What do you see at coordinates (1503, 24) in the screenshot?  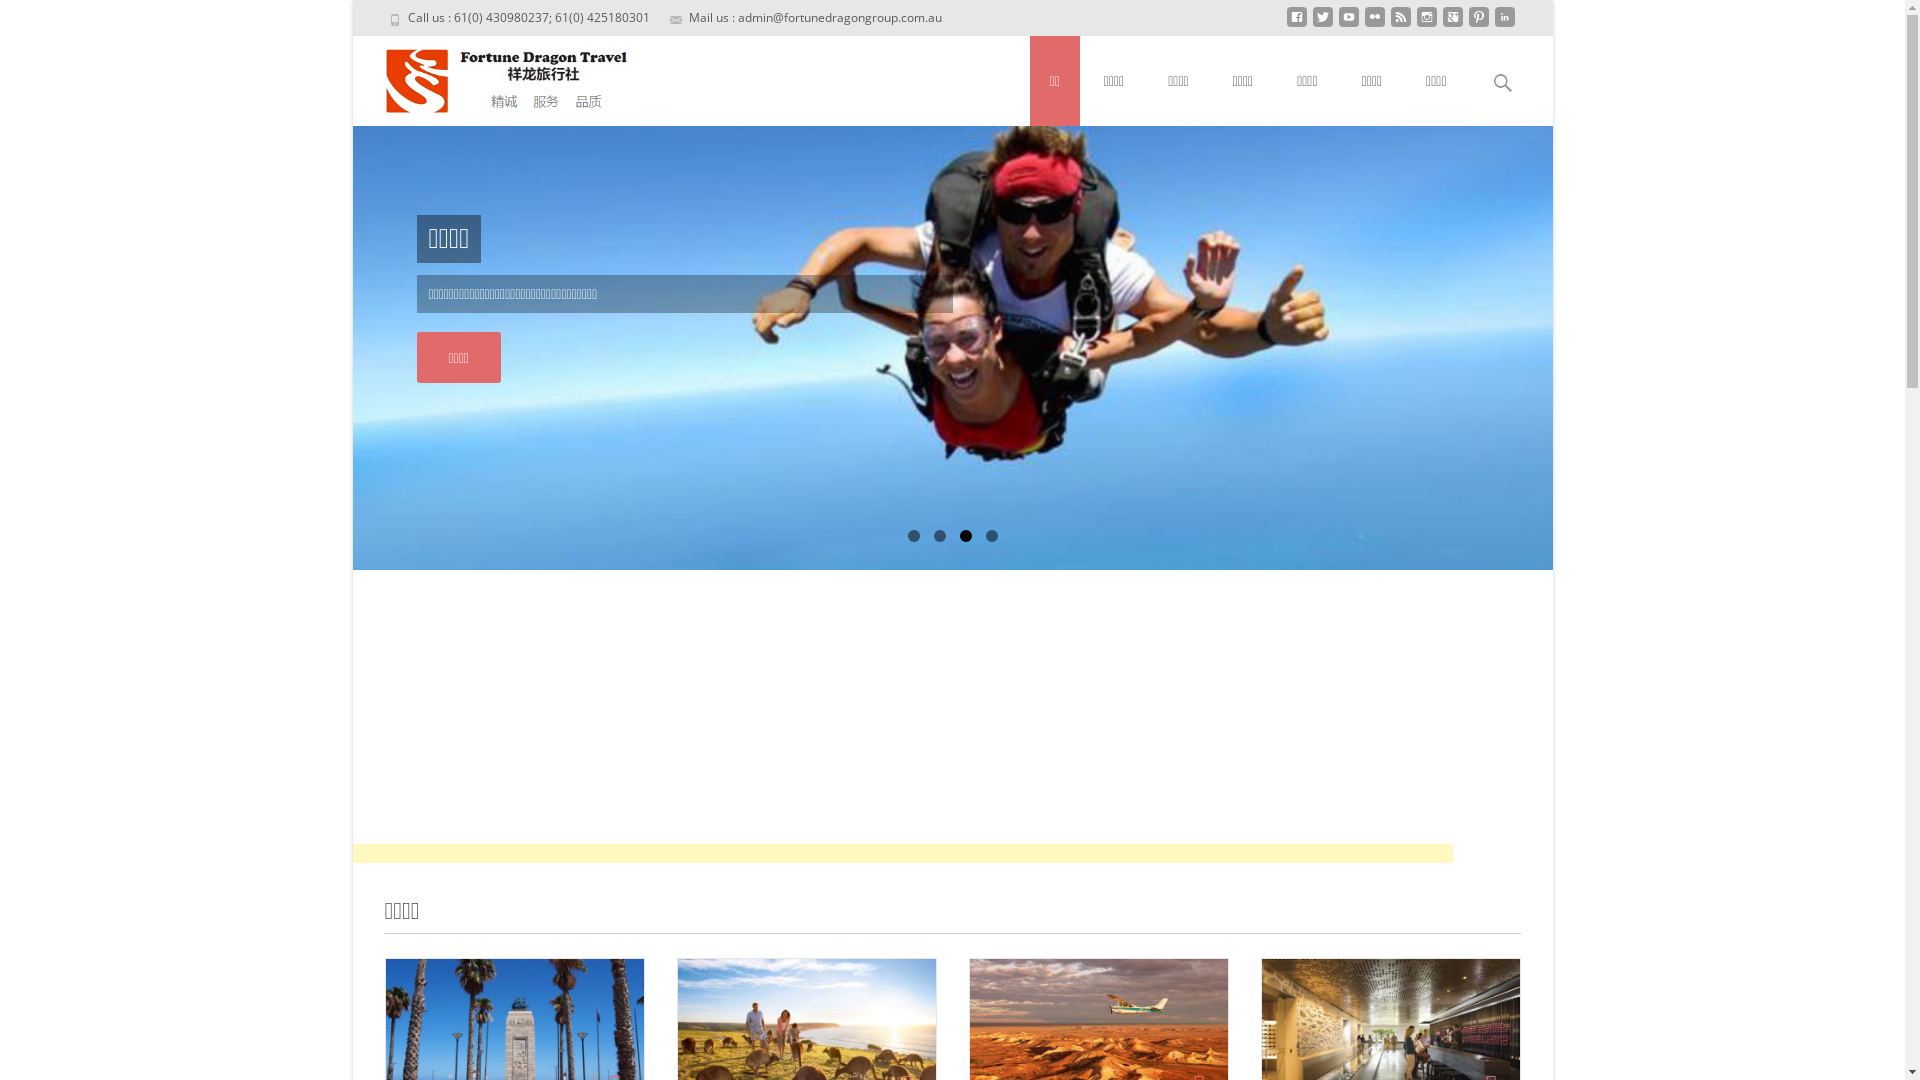 I see `'linkedin'` at bounding box center [1503, 24].